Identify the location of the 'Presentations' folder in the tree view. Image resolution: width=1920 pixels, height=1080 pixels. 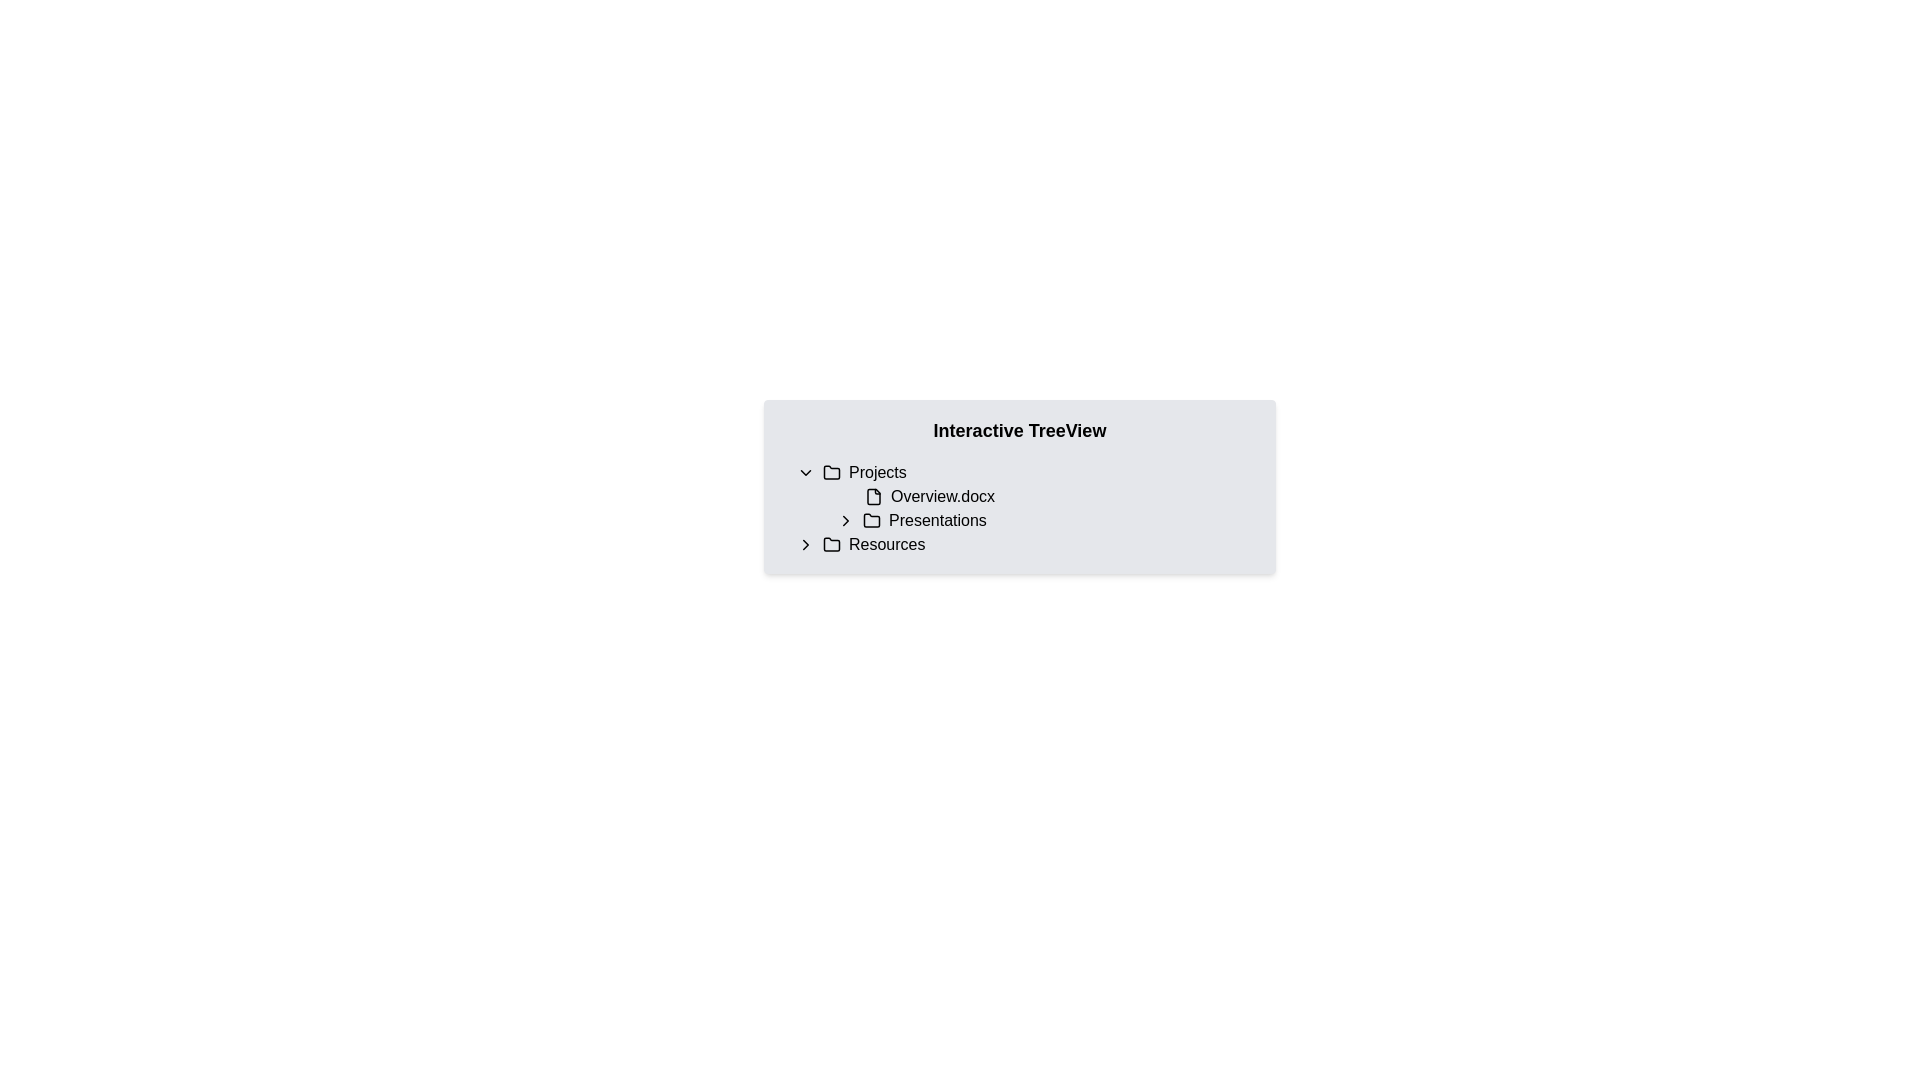
(1046, 519).